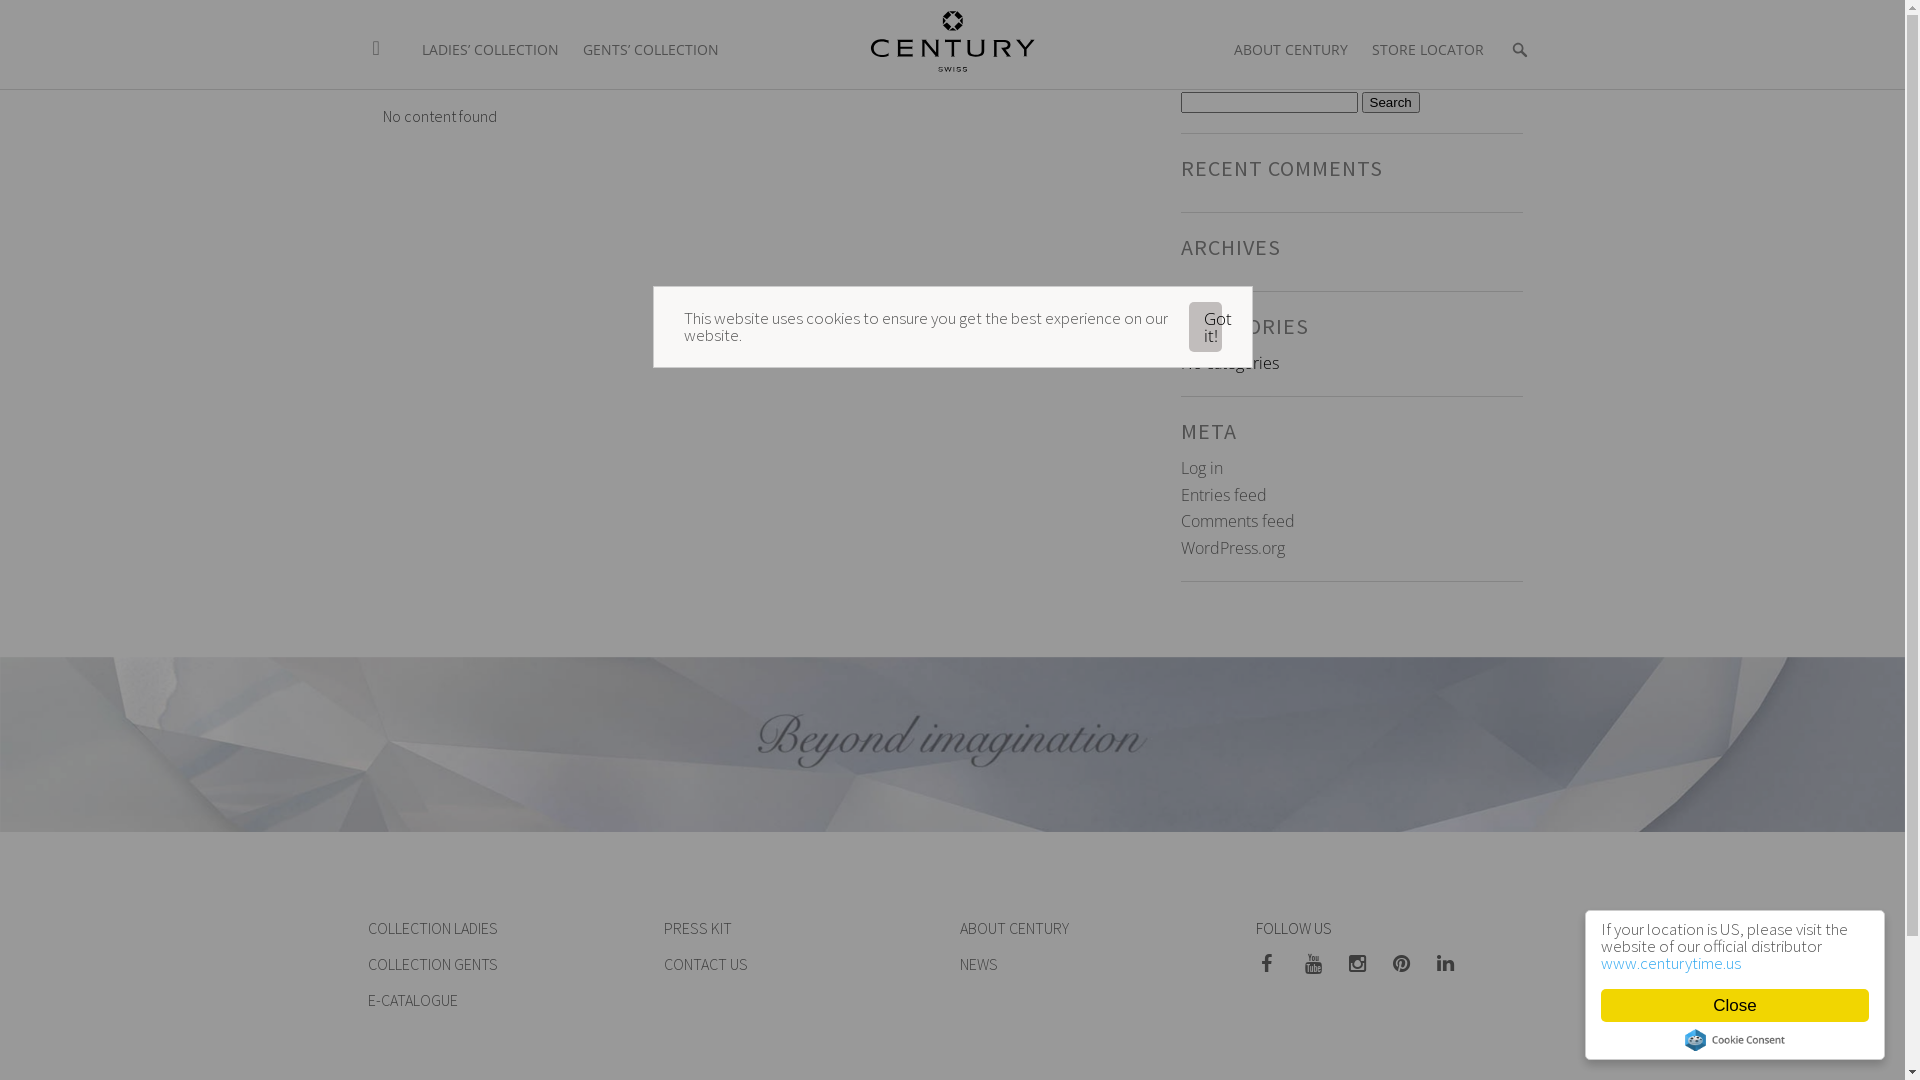 Image resolution: width=1920 pixels, height=1080 pixels. Describe the element at coordinates (1203, 326) in the screenshot. I see `'Got it!'` at that location.